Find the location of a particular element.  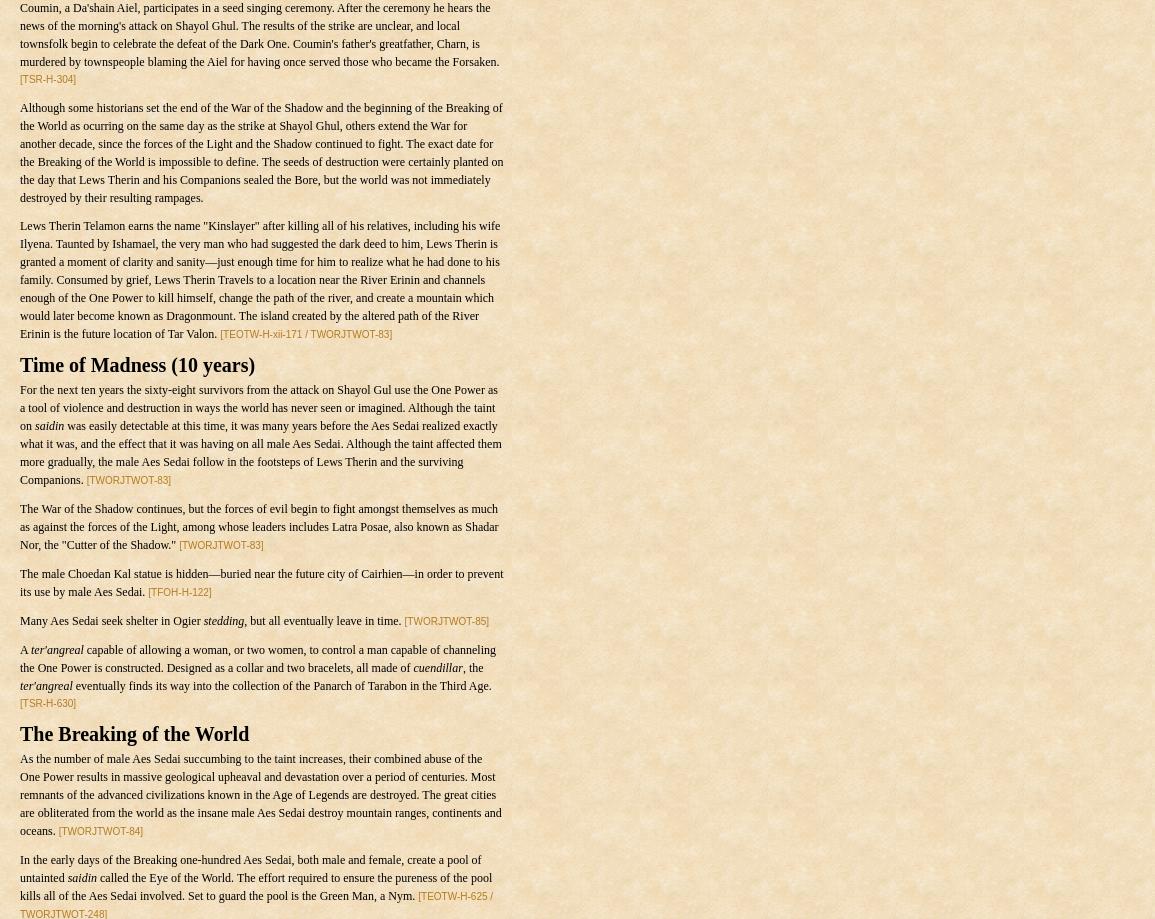

'Although some historians set the end of the War of the Shadow and the beginning of the Breaking of the World as ocurring on the same day as the strike at Shayol Ghul, others extend the War for another decade, since the forces of the Light and the Shadow continued to fight. The exact date for the Breaking of the World is impossible to define. The seeds of destruction were certainly planted on the day that Lews Therin and his Companions sealed the Bore, but the world was not immediately destroyed by their resulting rampages.' is located at coordinates (261, 152).